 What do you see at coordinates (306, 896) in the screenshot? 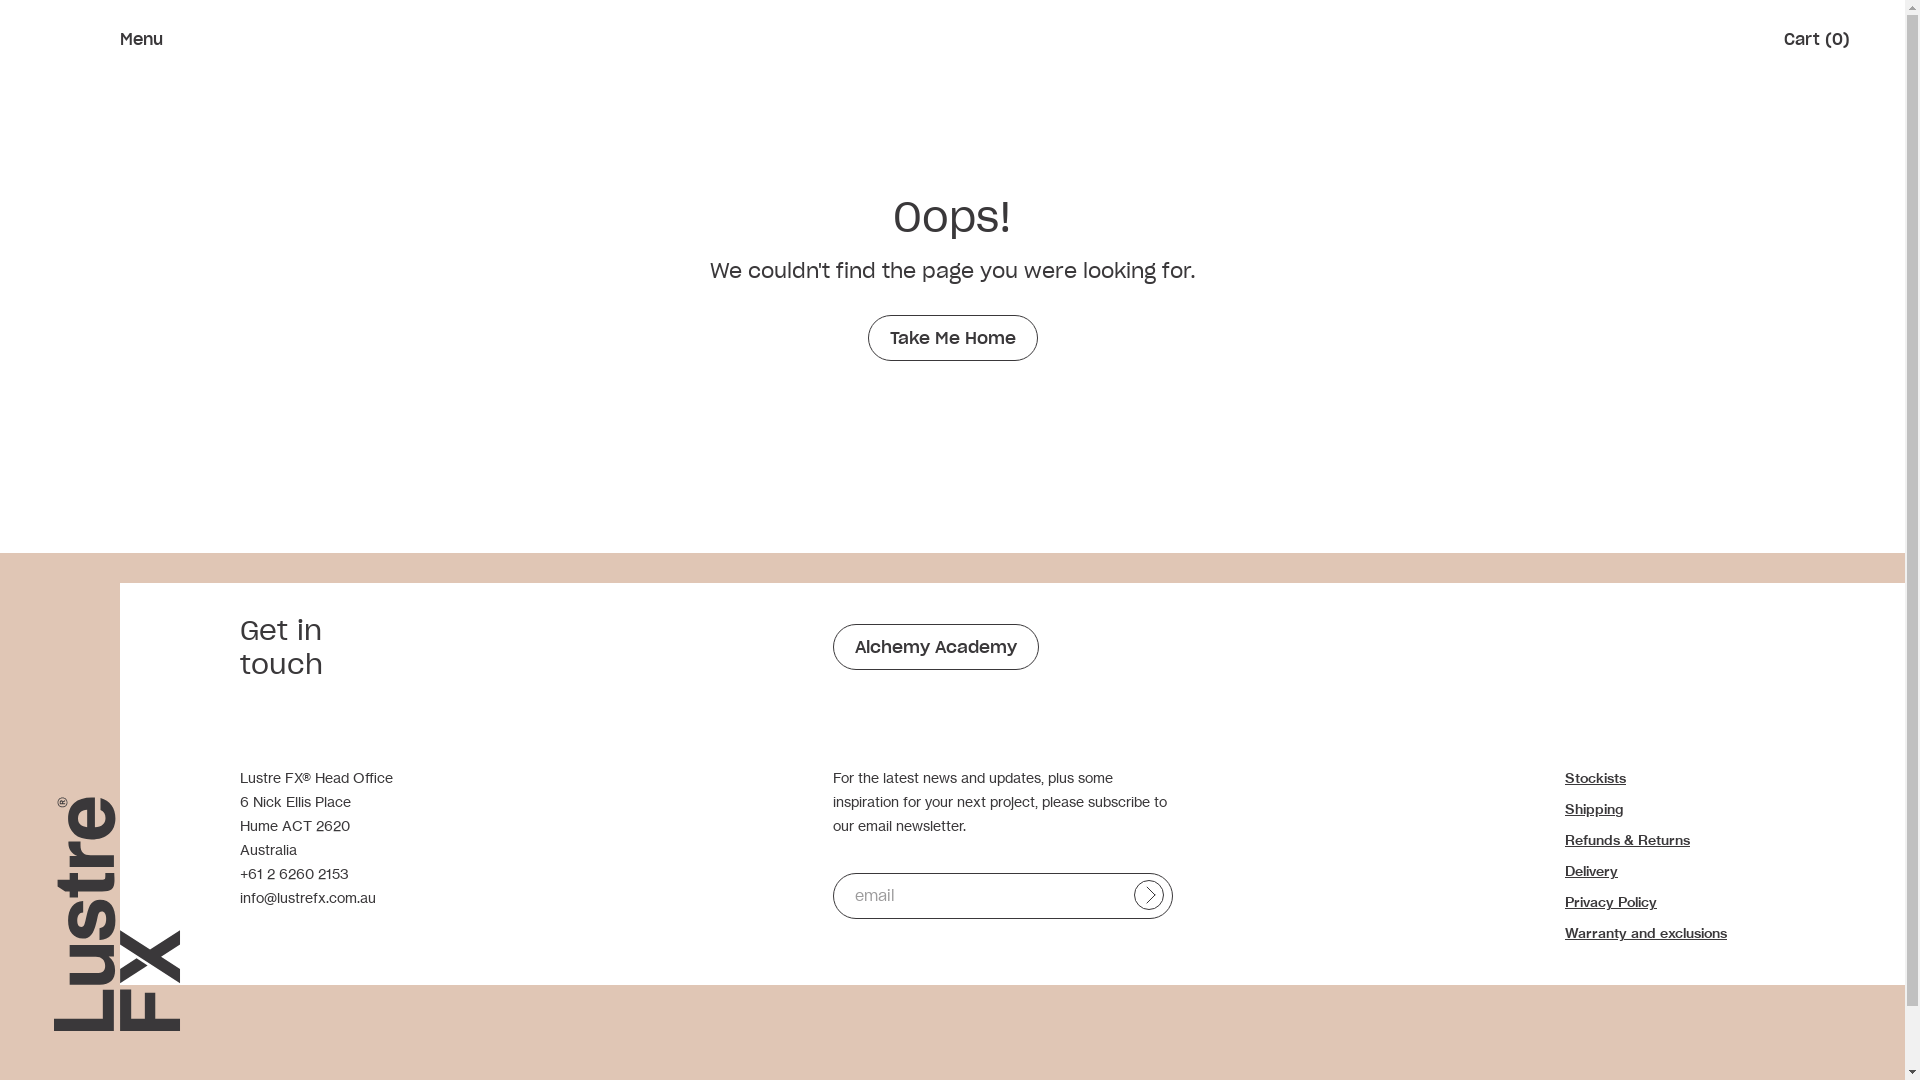
I see `'info@lustrefx.com.au'` at bounding box center [306, 896].